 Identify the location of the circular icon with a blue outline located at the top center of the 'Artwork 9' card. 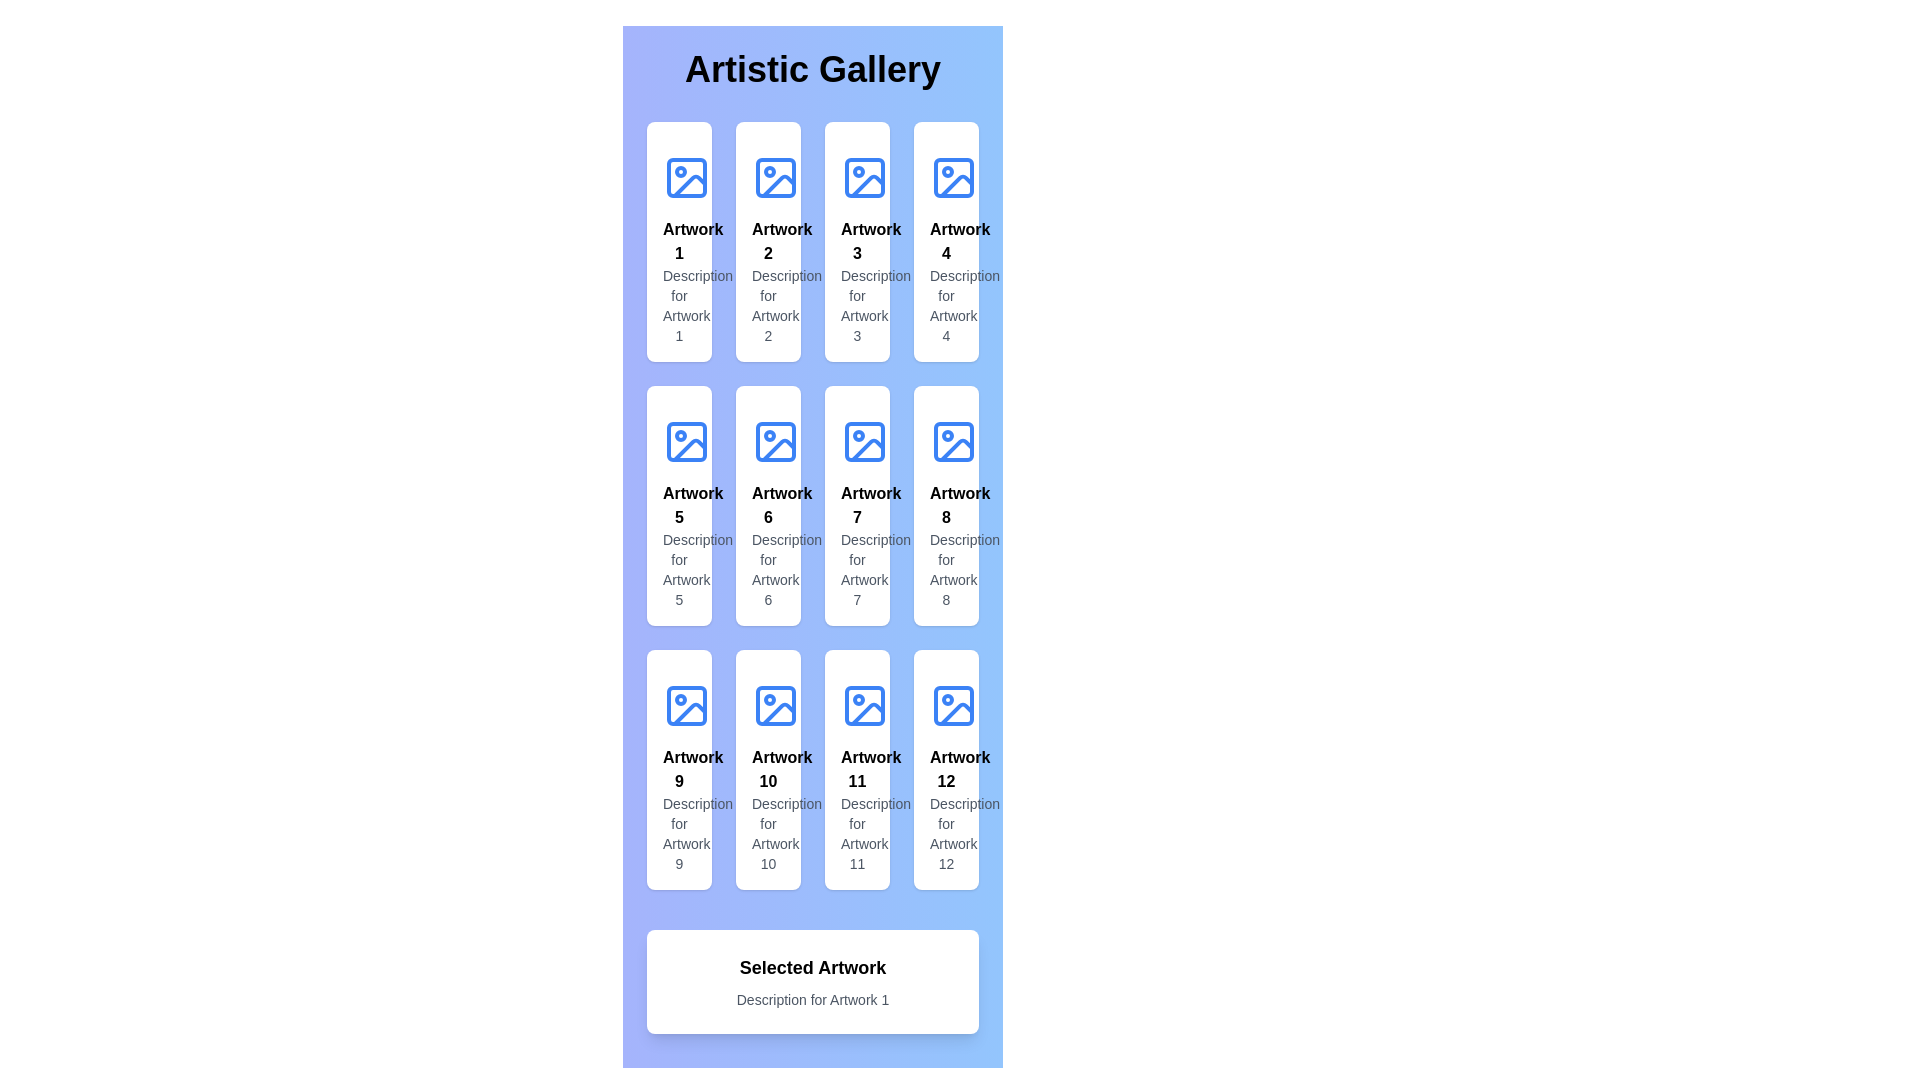
(686, 704).